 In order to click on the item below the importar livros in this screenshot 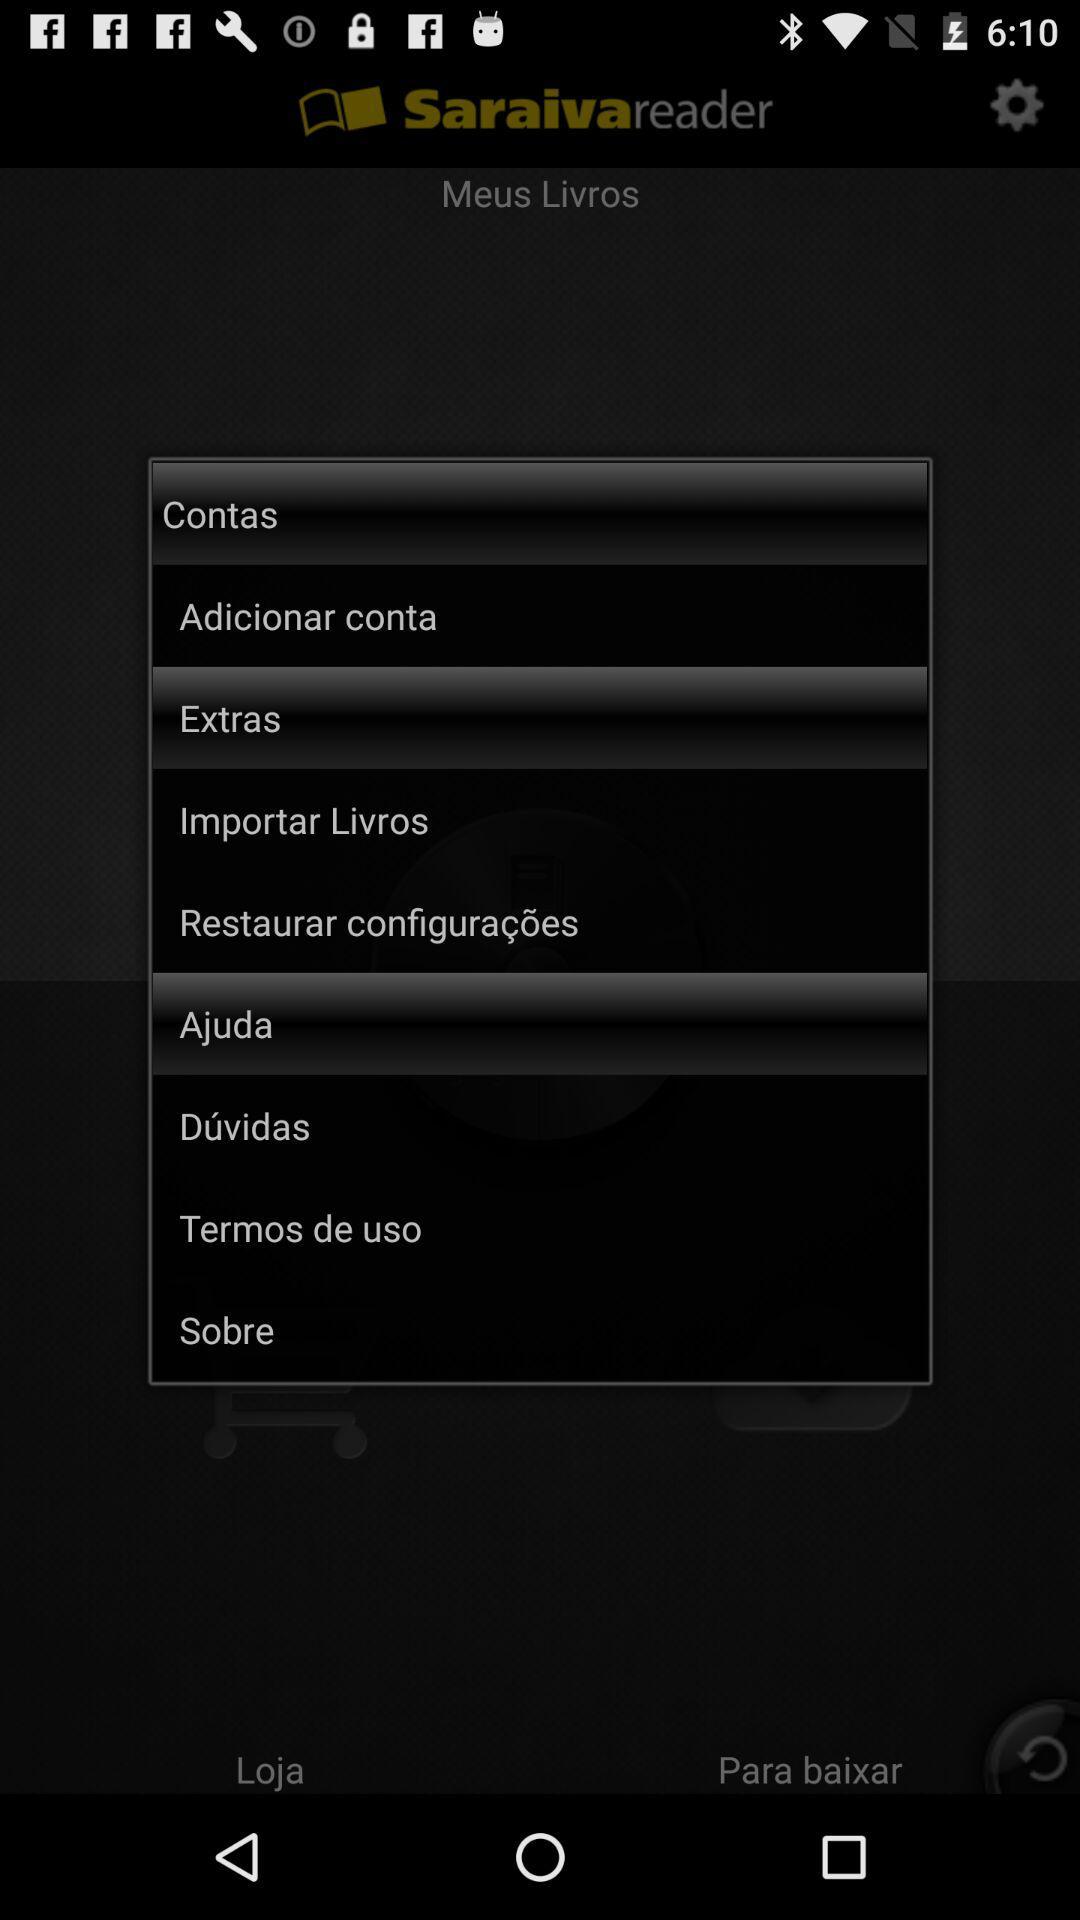, I will do `click(553, 920)`.